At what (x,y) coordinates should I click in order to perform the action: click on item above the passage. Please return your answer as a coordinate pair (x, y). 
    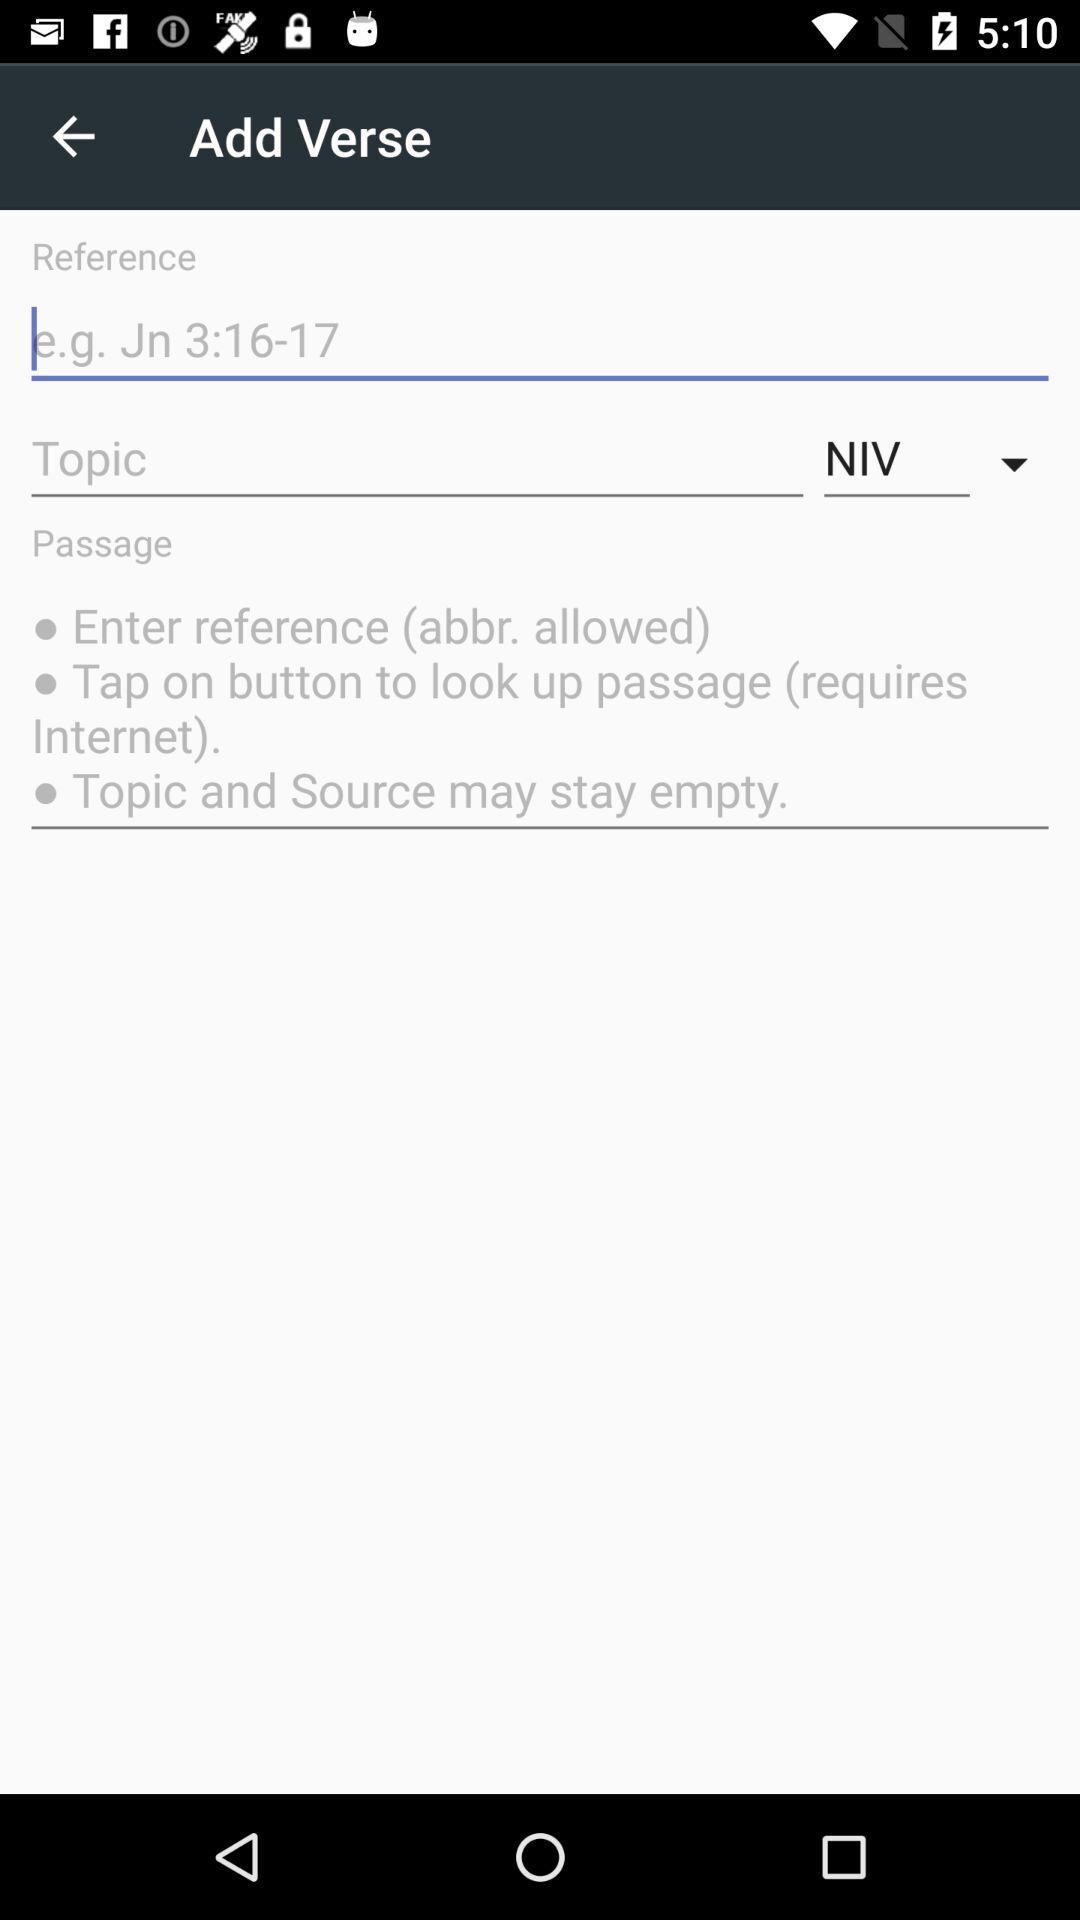
    Looking at the image, I should click on (416, 457).